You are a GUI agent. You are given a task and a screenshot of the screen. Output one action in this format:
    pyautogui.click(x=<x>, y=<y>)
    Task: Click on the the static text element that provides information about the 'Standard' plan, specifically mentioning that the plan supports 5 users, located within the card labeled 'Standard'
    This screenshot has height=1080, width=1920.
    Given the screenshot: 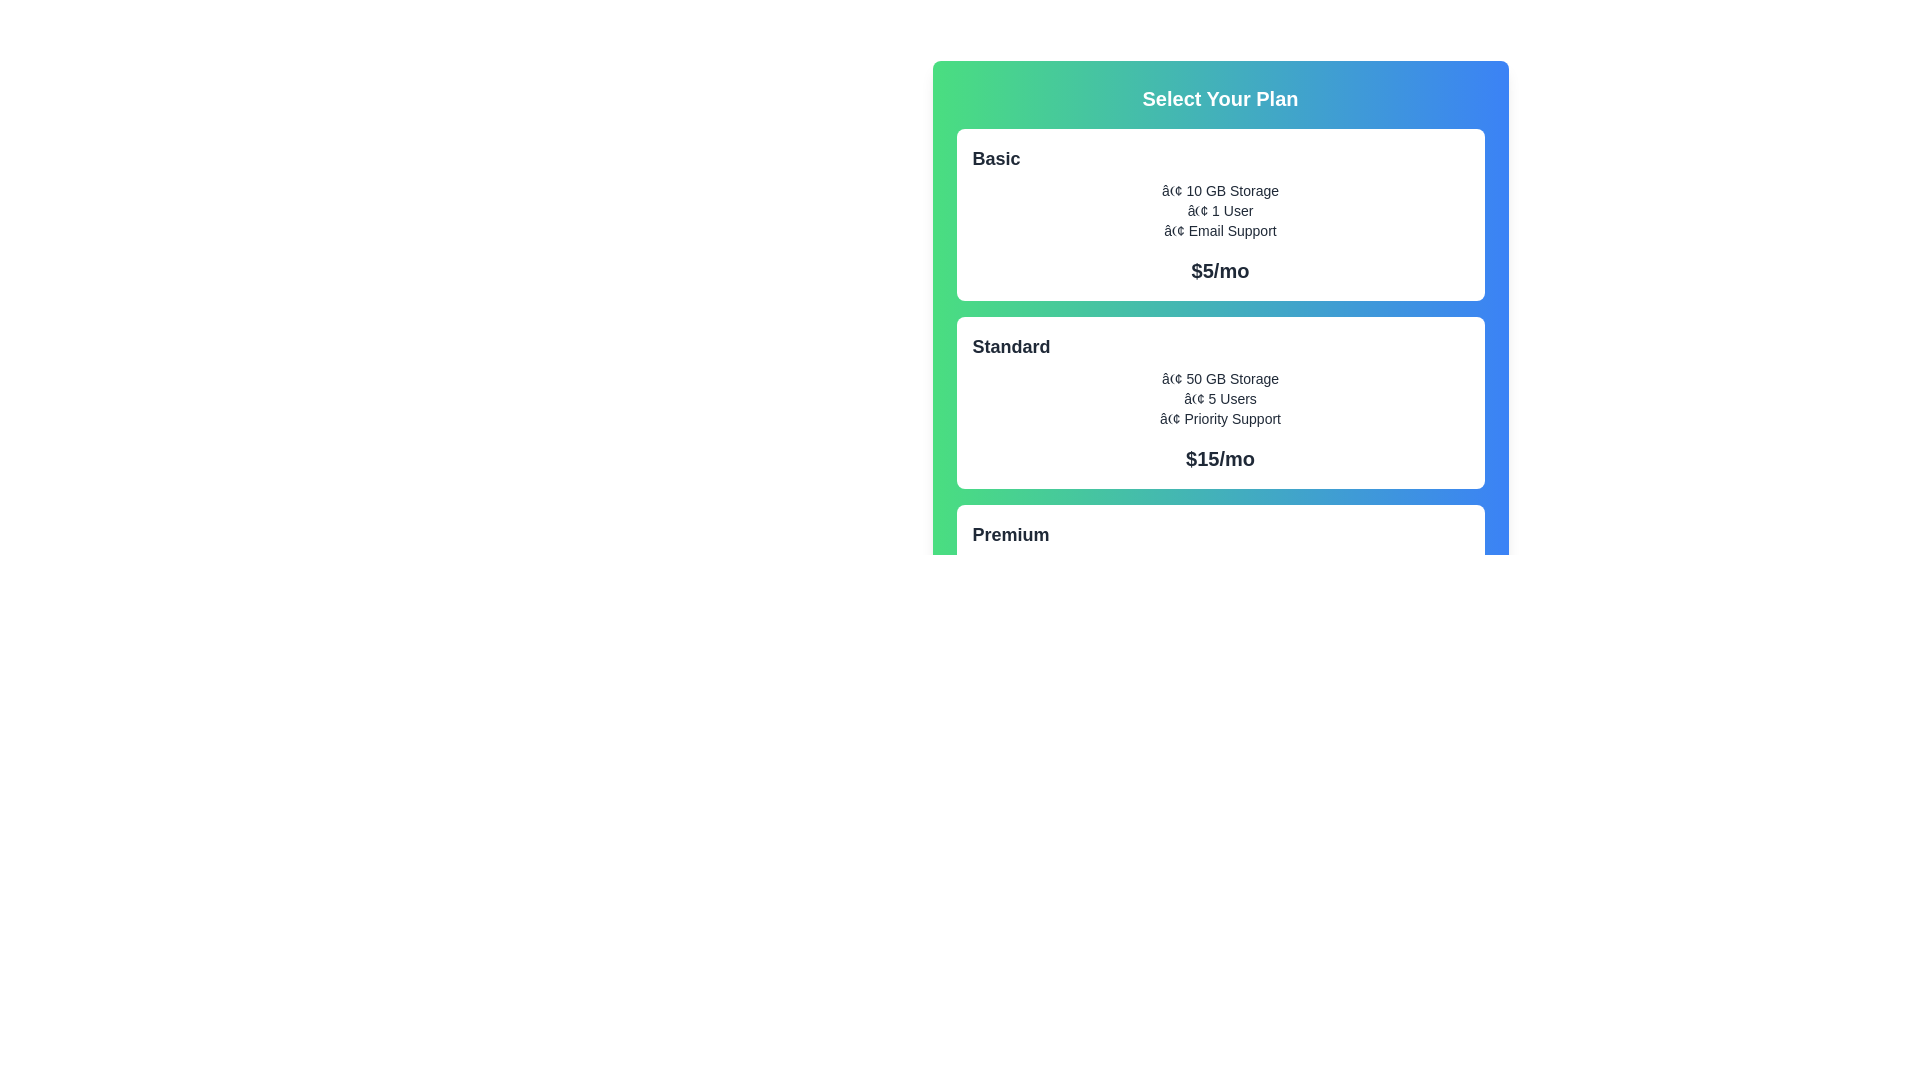 What is the action you would take?
    pyautogui.click(x=1219, y=398)
    